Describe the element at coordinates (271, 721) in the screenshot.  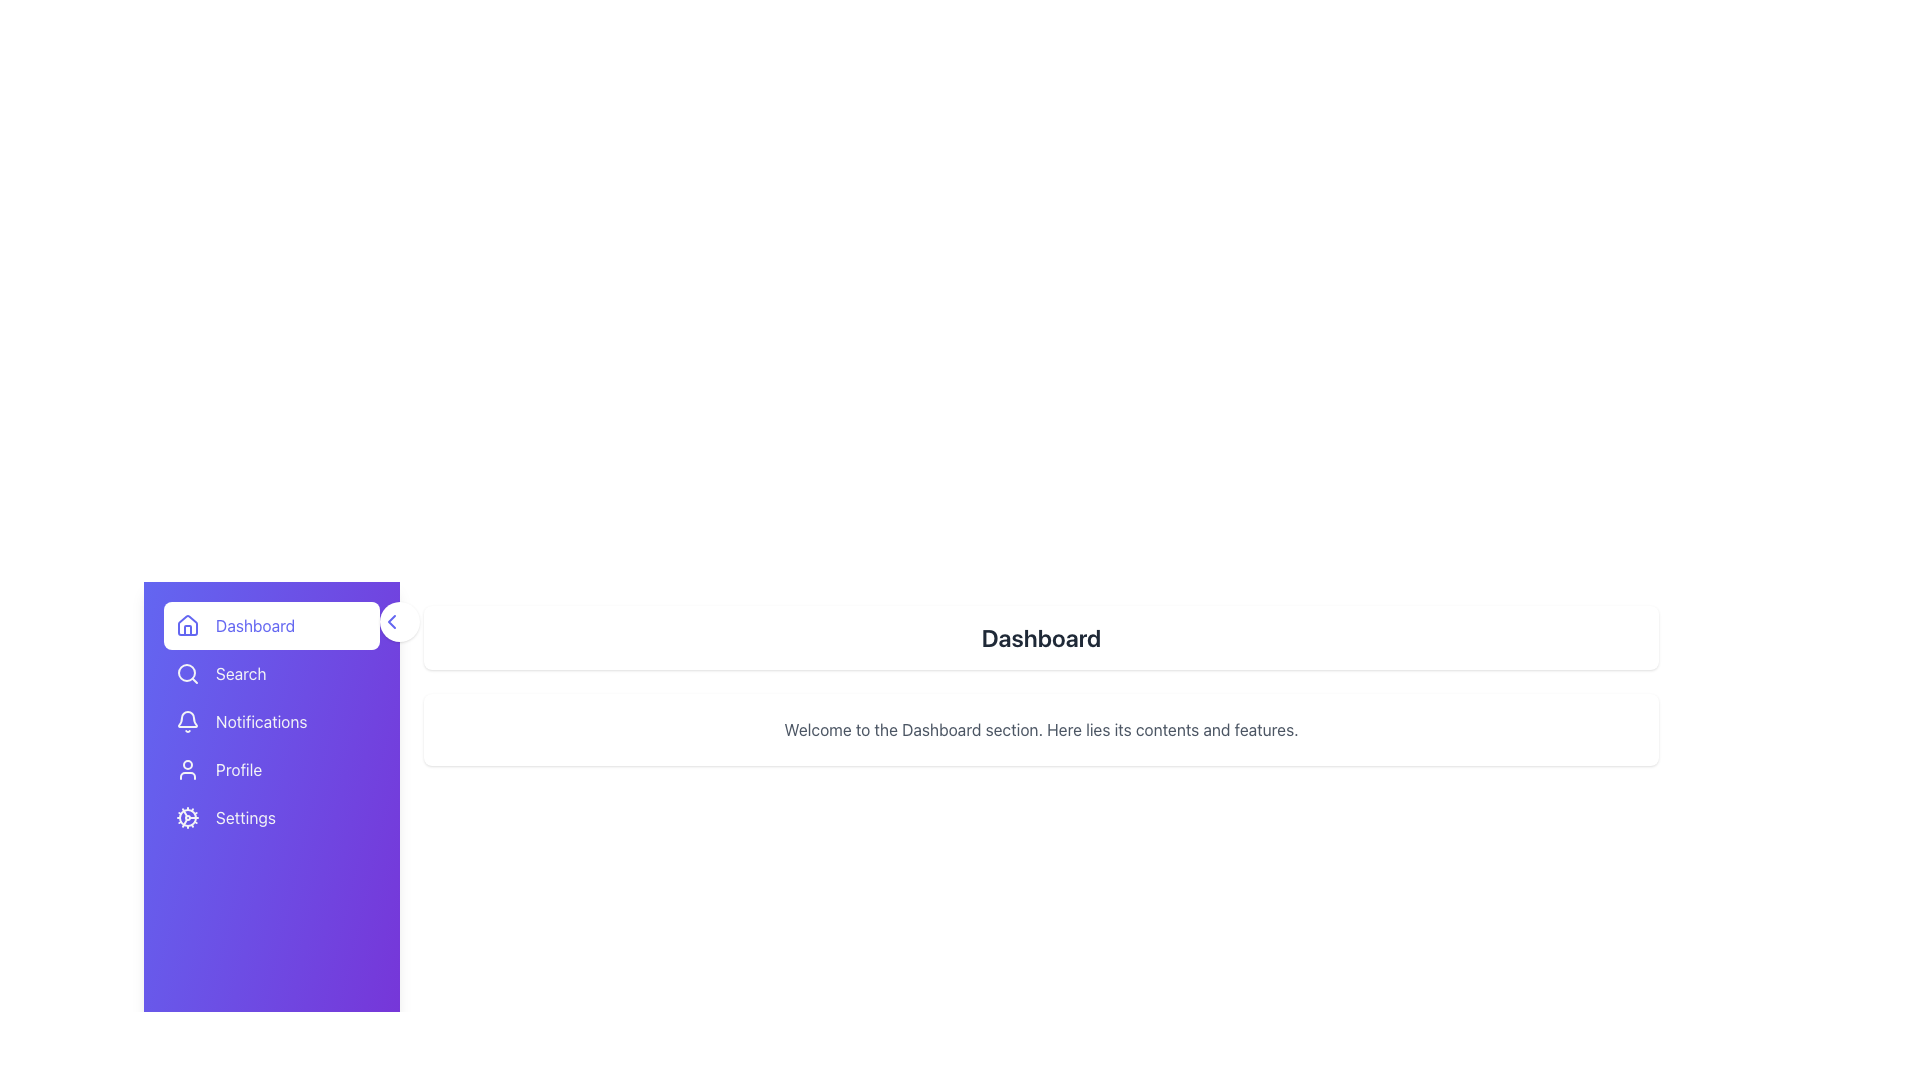
I see `the 'Notifications' button with a bell icon, which is the third item in the vertical sidebar list` at that location.